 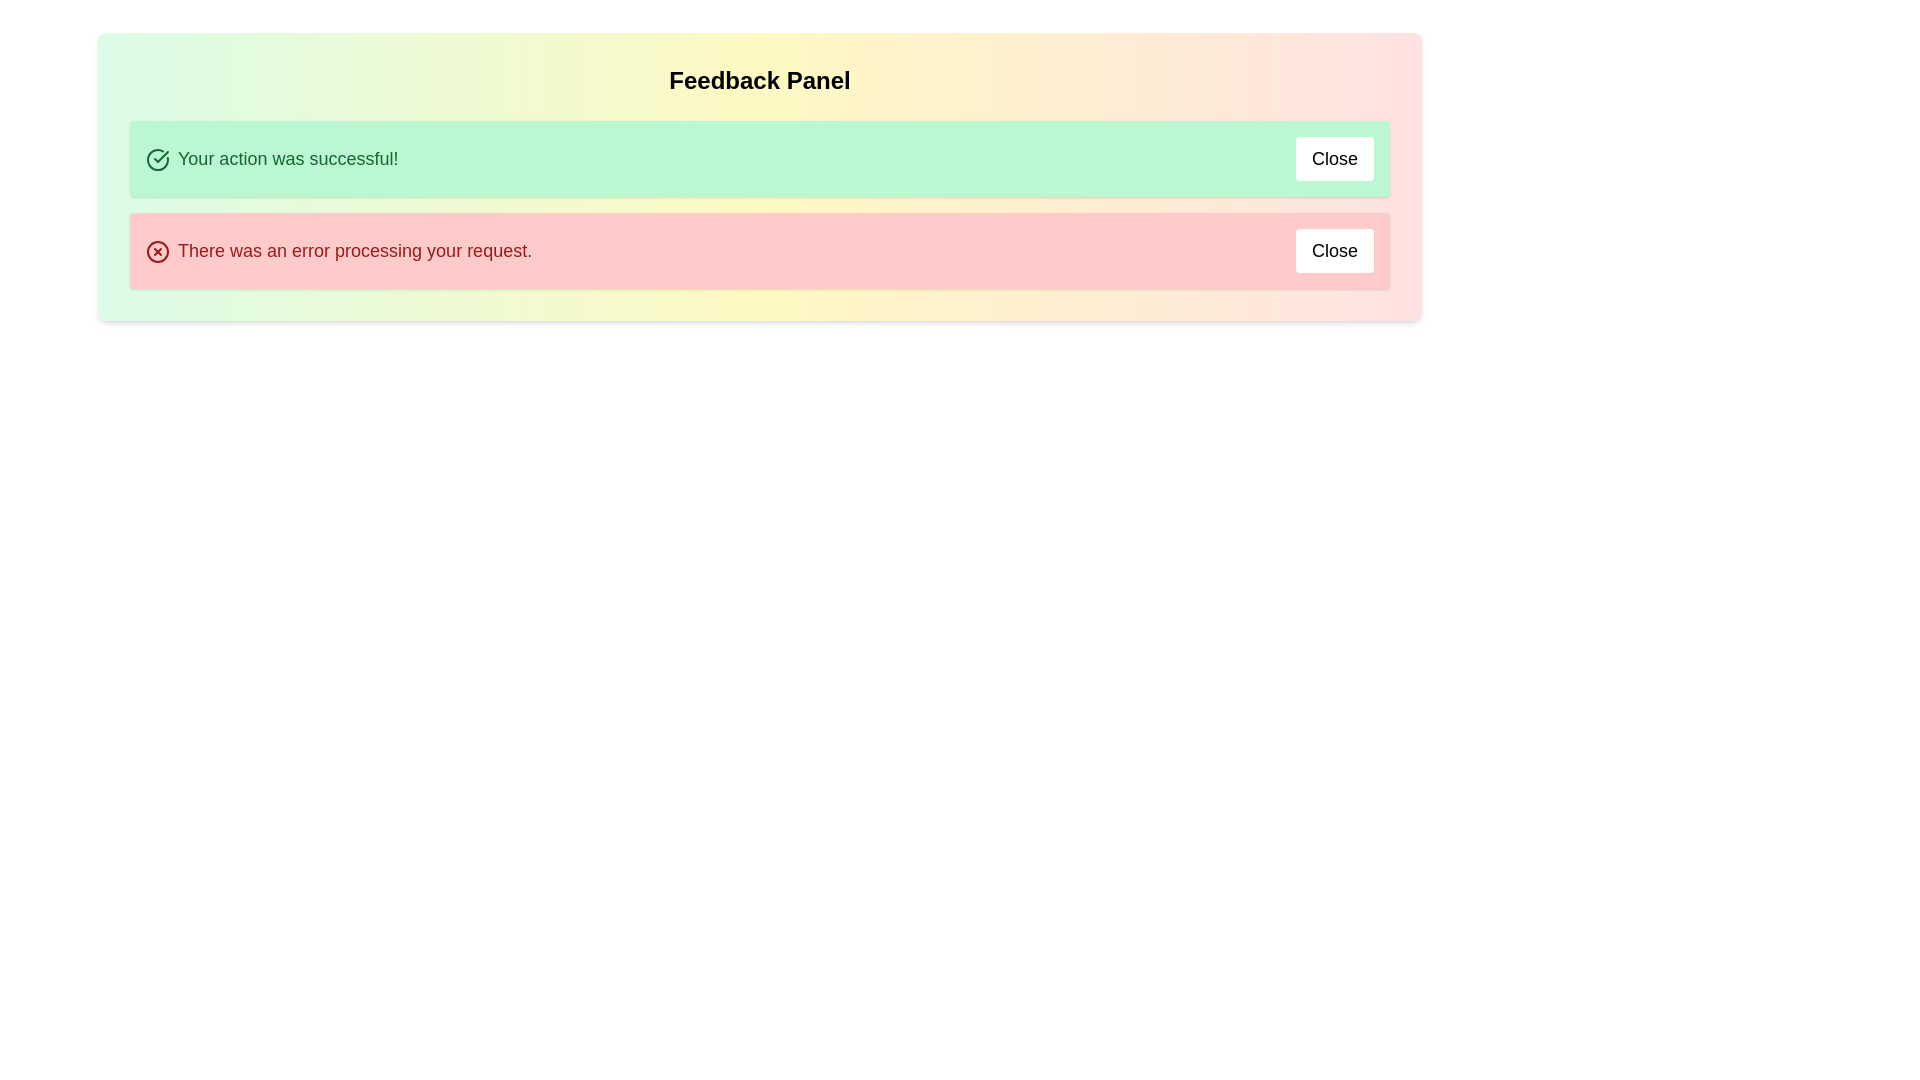 I want to click on the success message Text label with accompanying icon located in the upper section of the notification panel, to the left of the 'Close' button, so click(x=271, y=157).